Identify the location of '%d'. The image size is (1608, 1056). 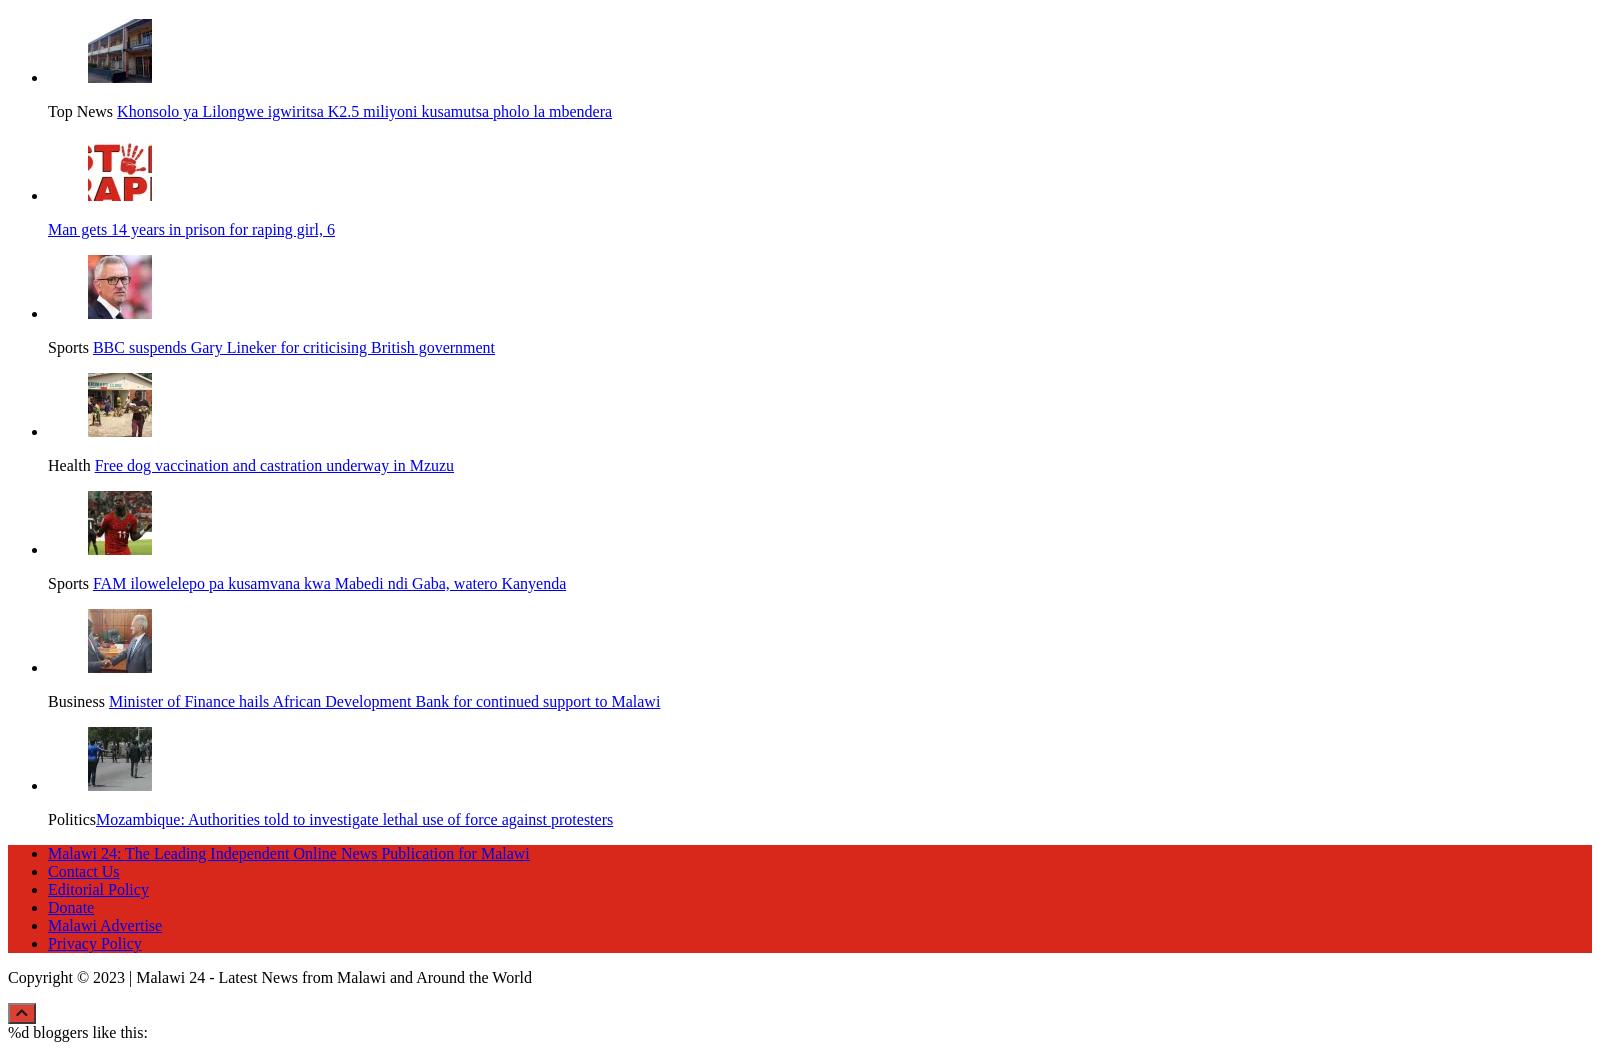
(17, 1006).